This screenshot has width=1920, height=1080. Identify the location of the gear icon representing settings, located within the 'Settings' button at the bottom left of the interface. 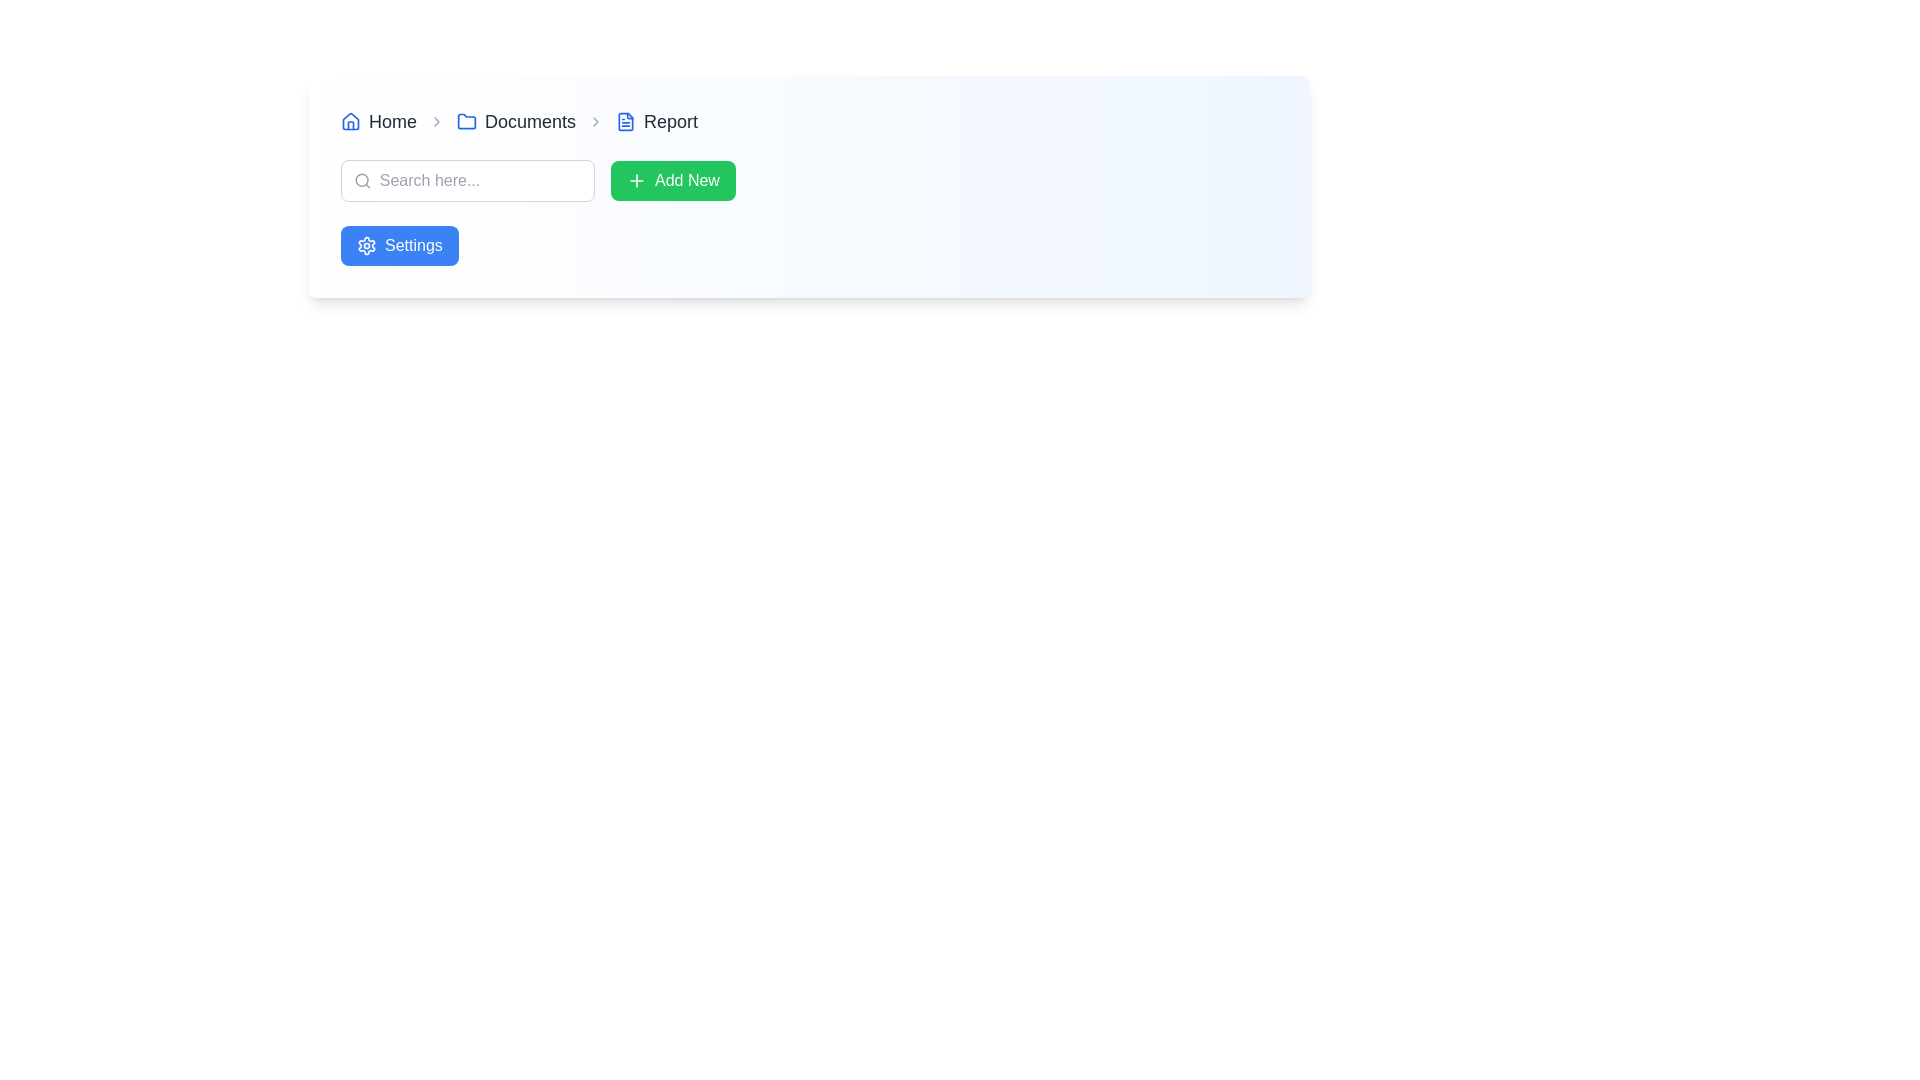
(366, 245).